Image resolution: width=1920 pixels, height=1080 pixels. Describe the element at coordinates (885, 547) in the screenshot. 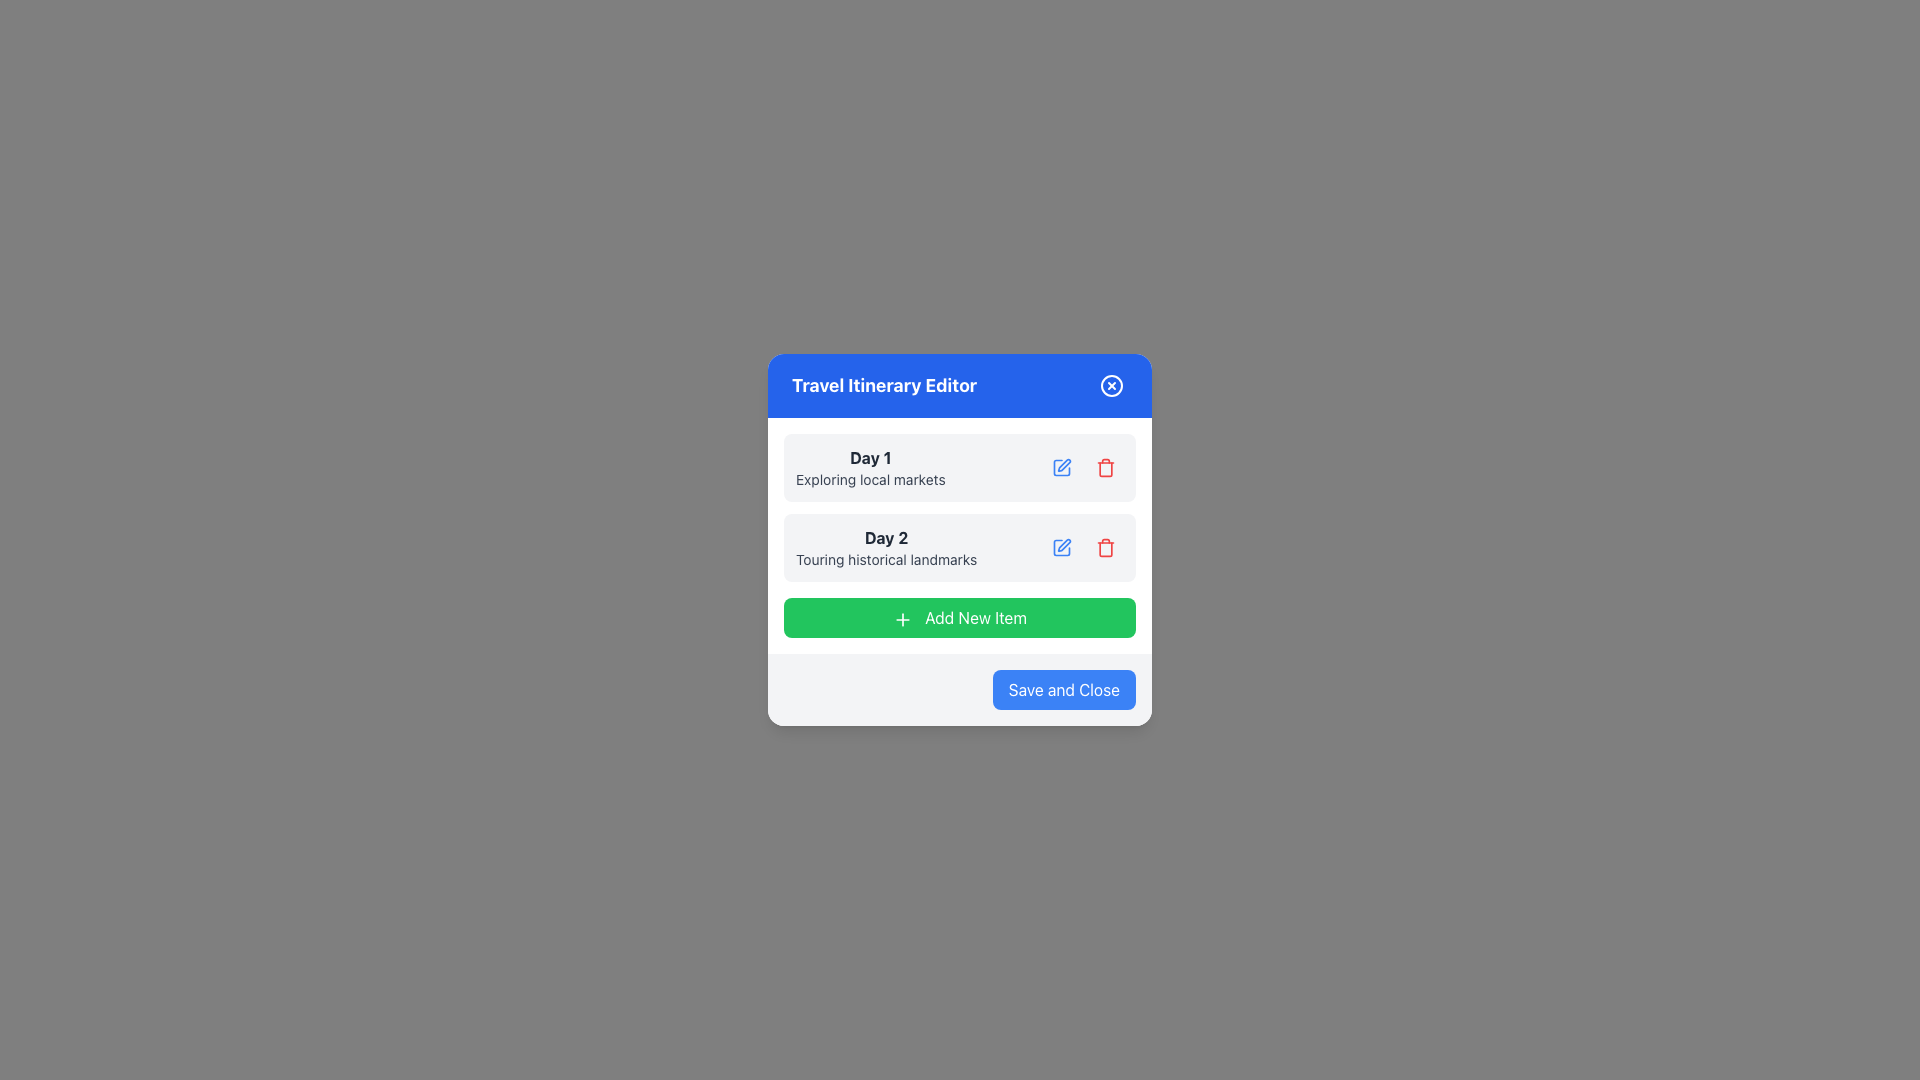

I see `the textual label that reads 'Day 2' and 'Touring historical landmarks', which is the second itinerary entry in the 'Travel Itinerary Editor', positioned between 'Day 1' and the '+ Add New Item' button` at that location.